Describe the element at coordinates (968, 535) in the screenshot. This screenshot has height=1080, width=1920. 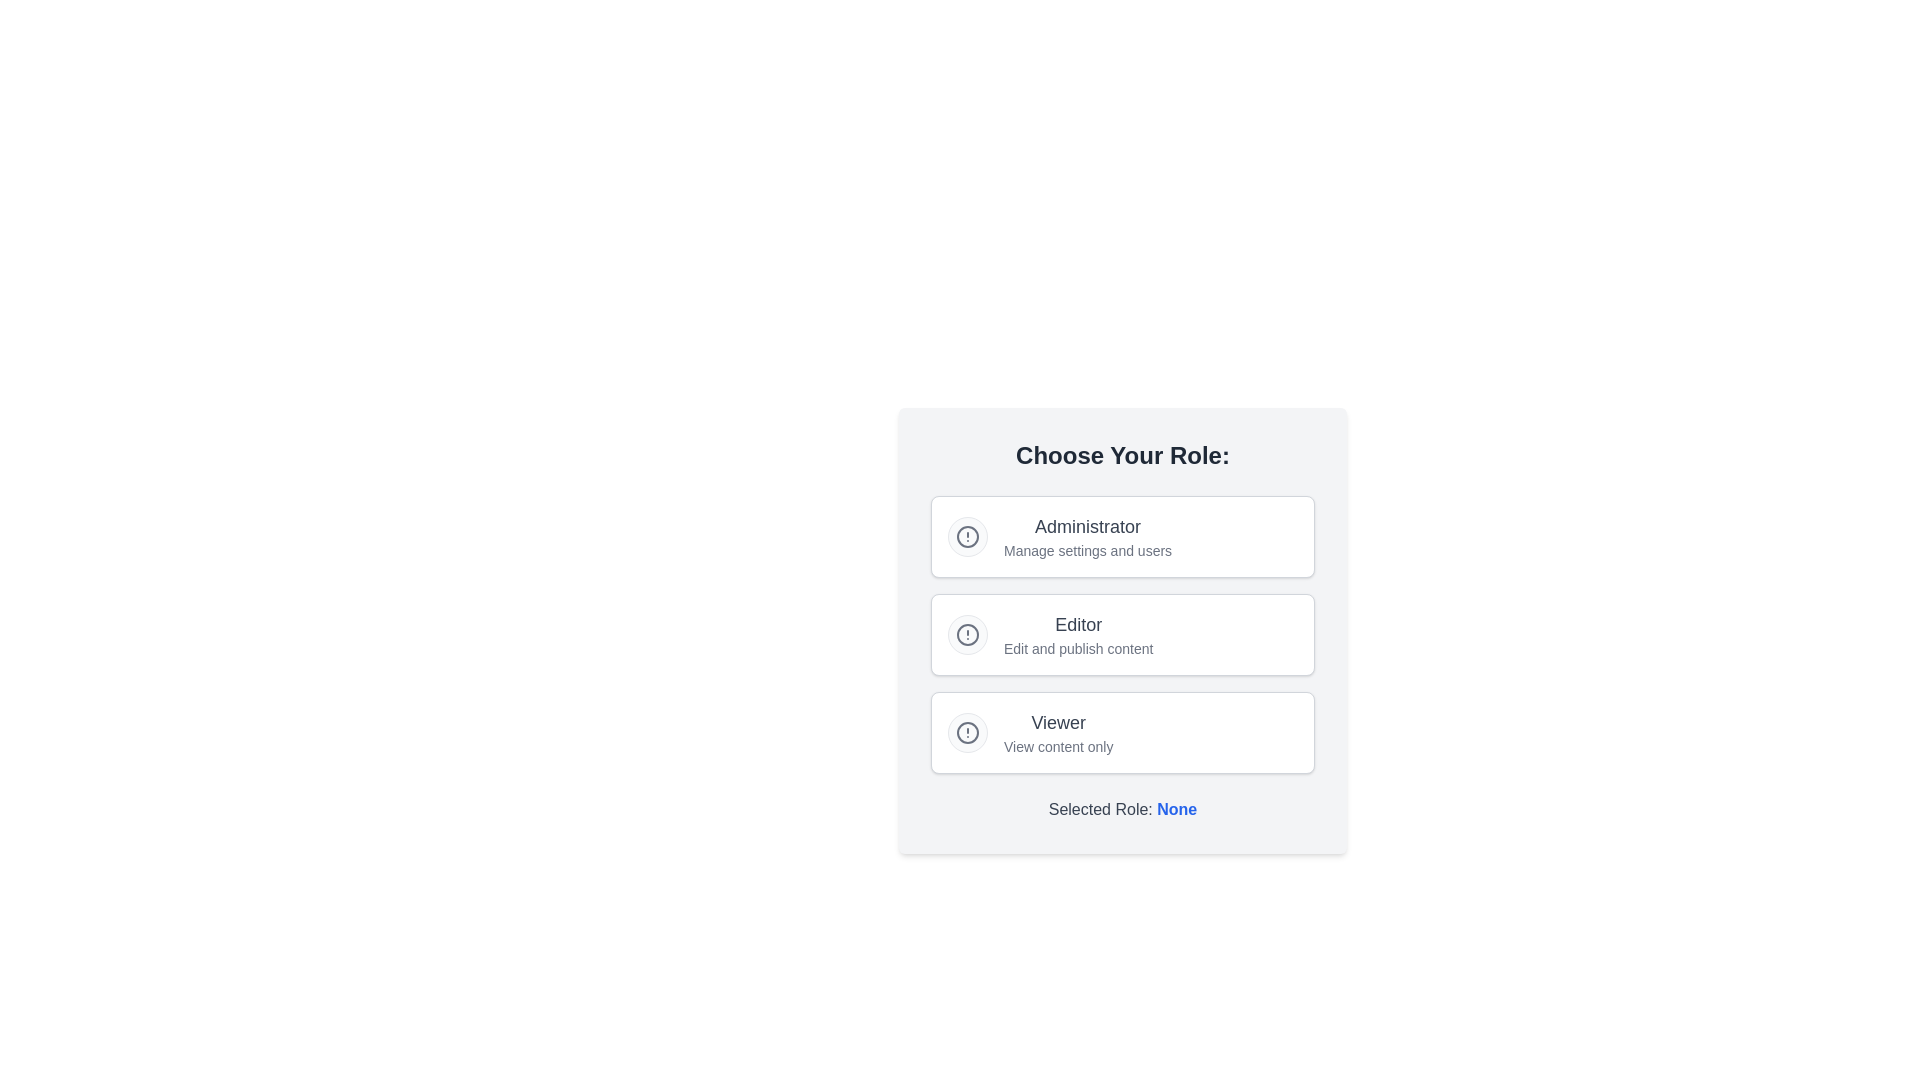
I see `the Circular icon containing an alert graphic located at the top-left corner of the 'Administrator Manage settings and users' block` at that location.